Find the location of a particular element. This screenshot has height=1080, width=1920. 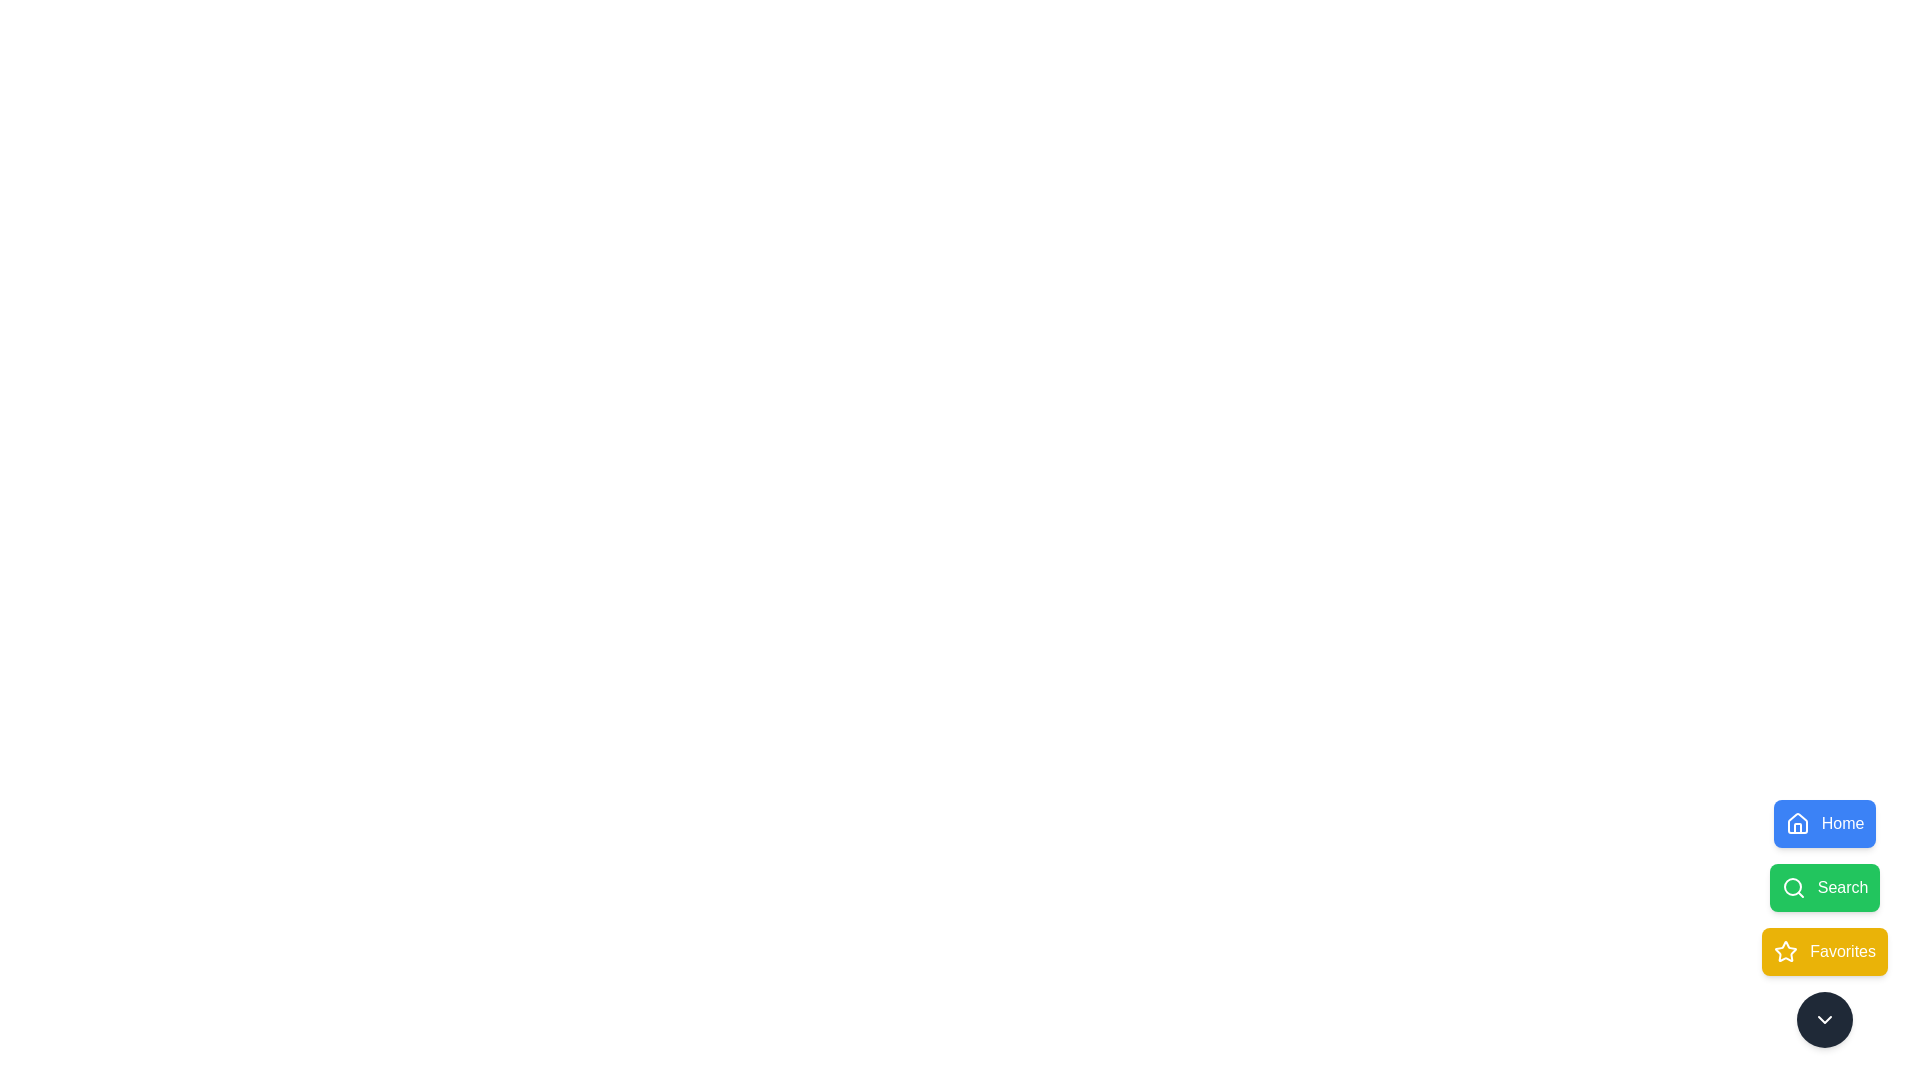

the Home button to select the corresponding shortcut is located at coordinates (1824, 824).